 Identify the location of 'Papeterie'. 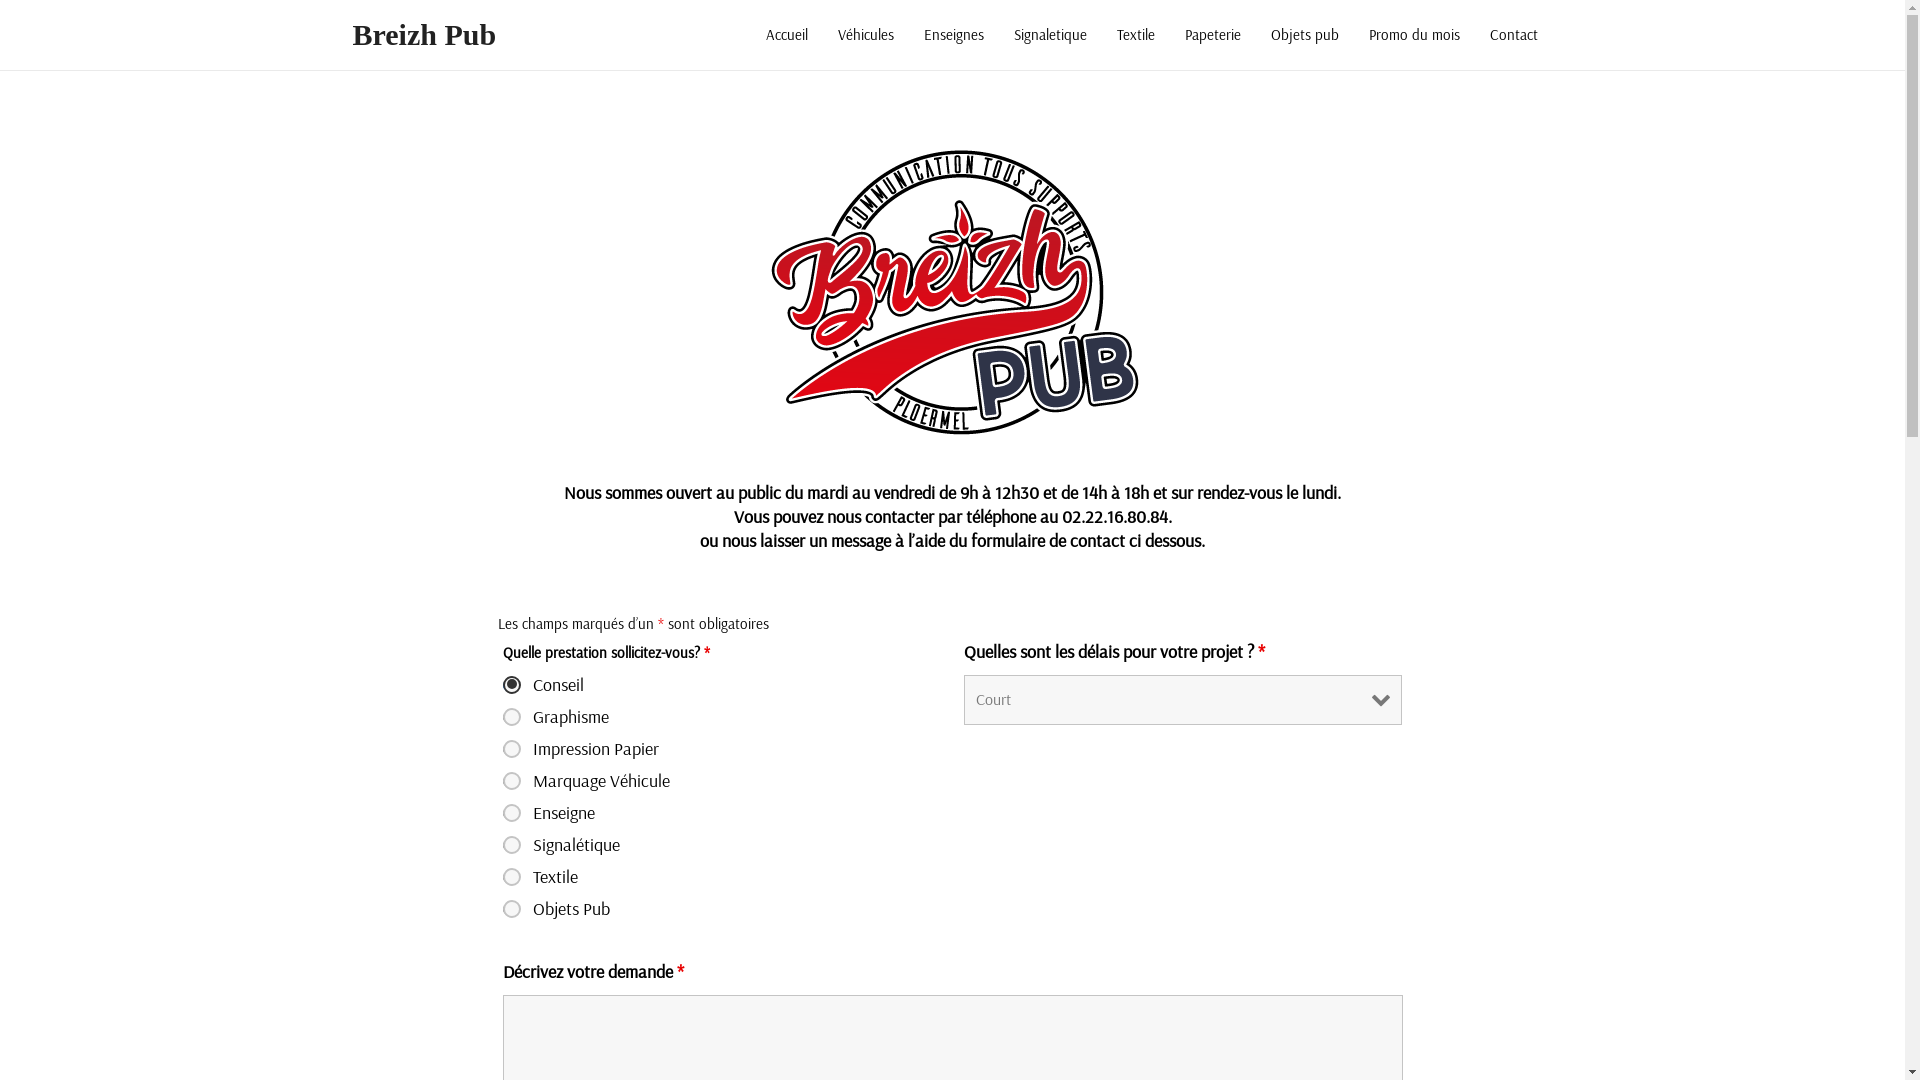
(1212, 34).